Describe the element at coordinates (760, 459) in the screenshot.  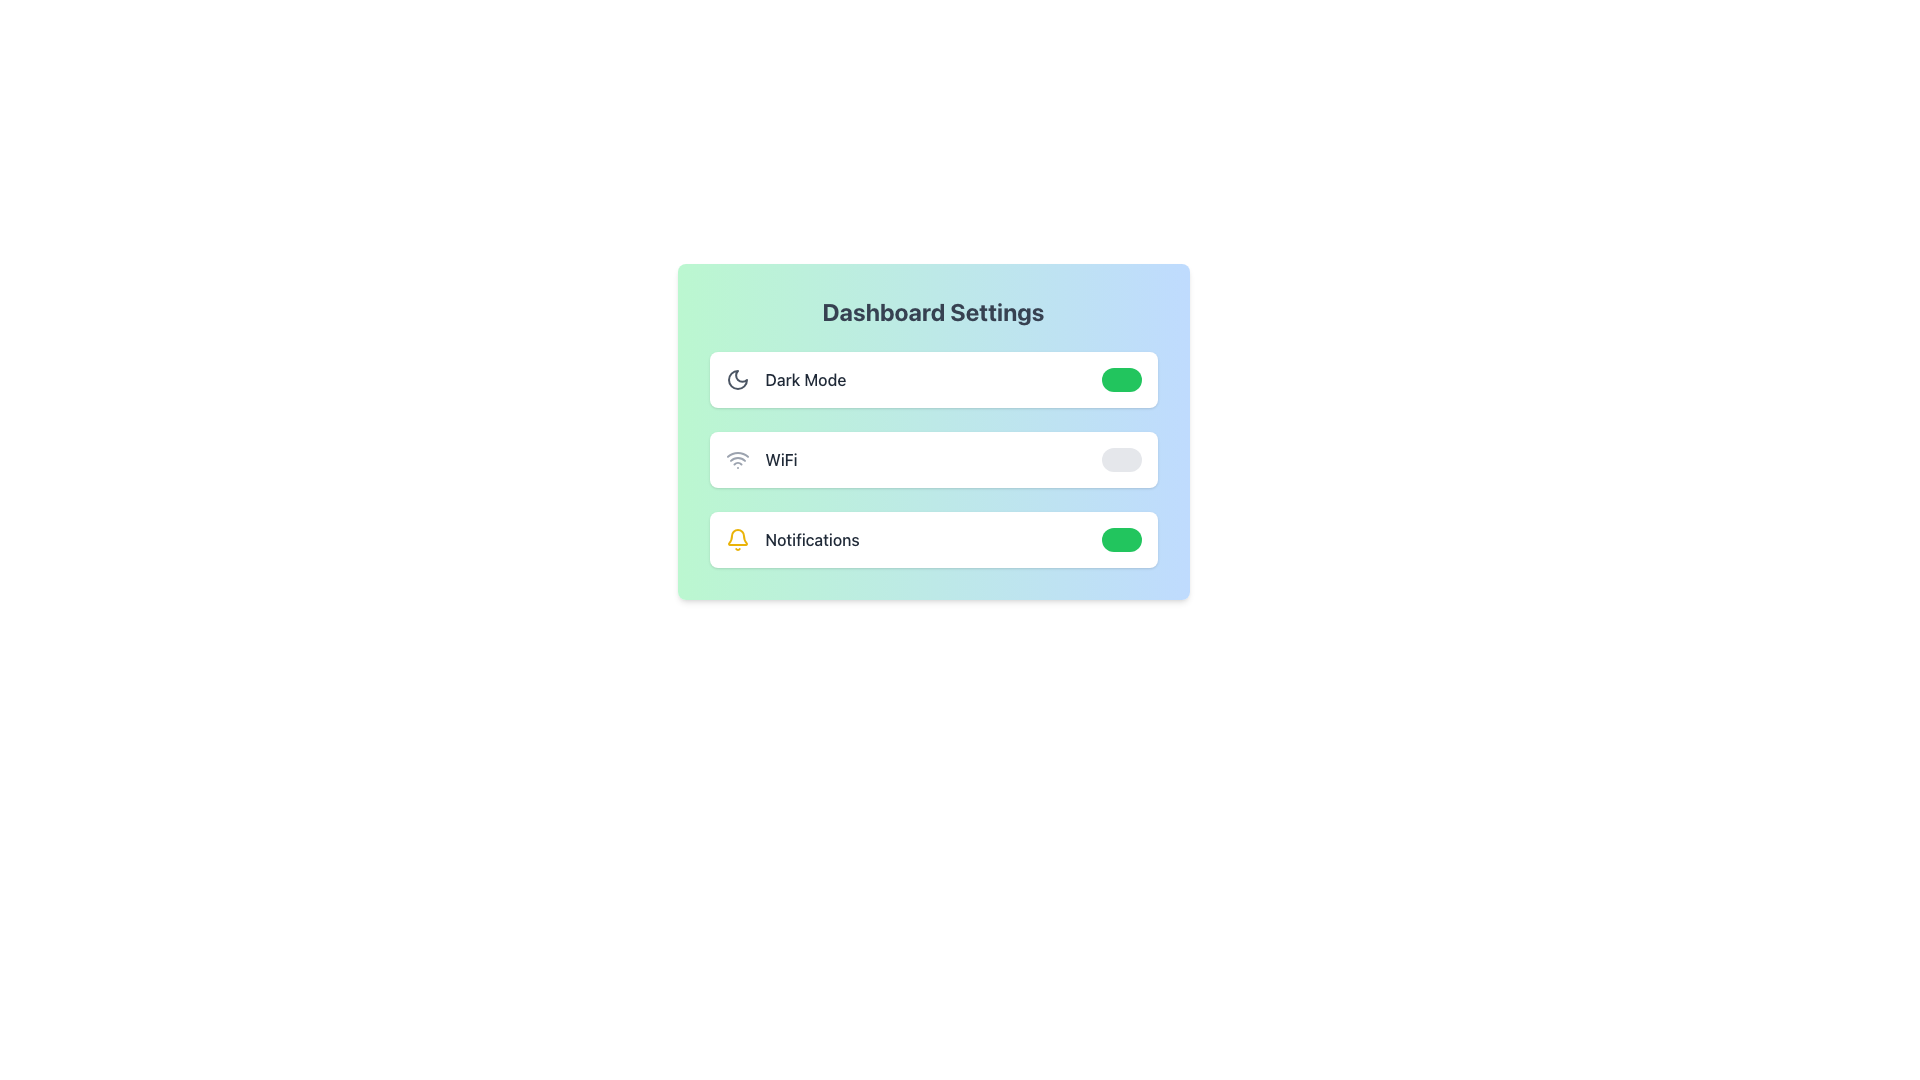
I see `label text of the WiFi settings toggle option located in the second row of the 'Dashboard Settings' card, to the left of the toggle switch` at that location.